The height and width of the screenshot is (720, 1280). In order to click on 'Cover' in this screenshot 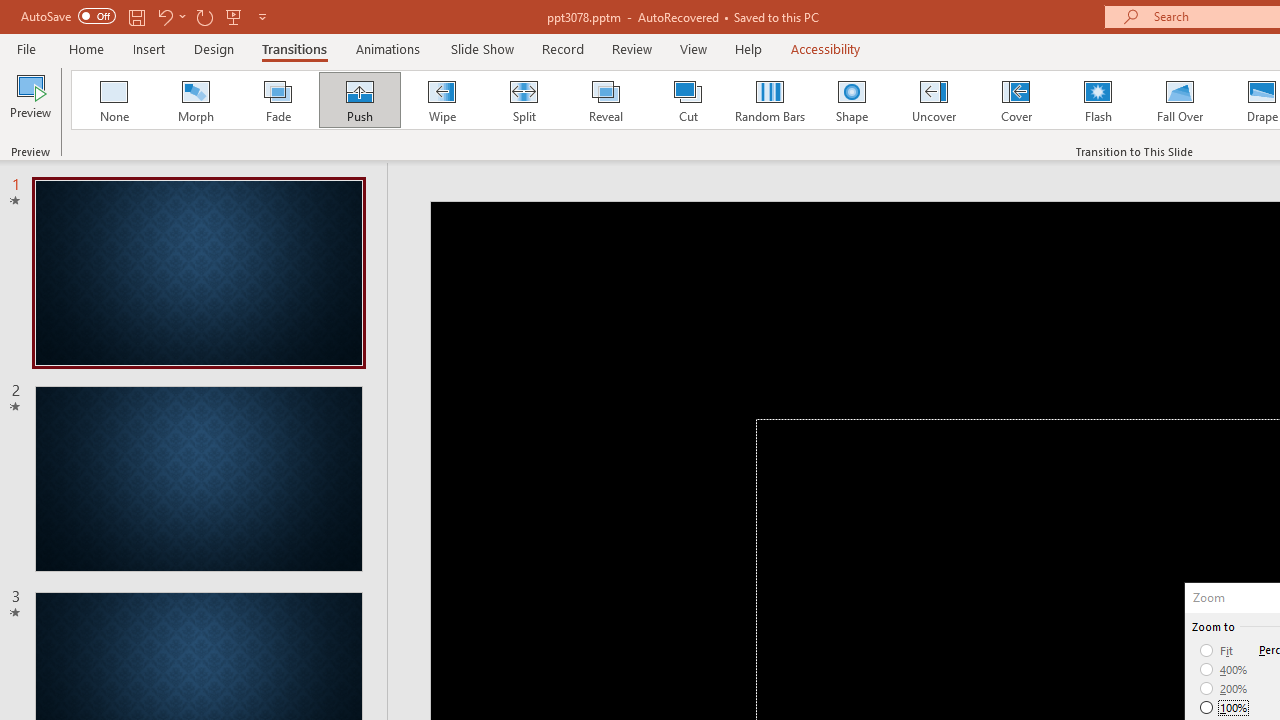, I will do `click(1016, 100)`.